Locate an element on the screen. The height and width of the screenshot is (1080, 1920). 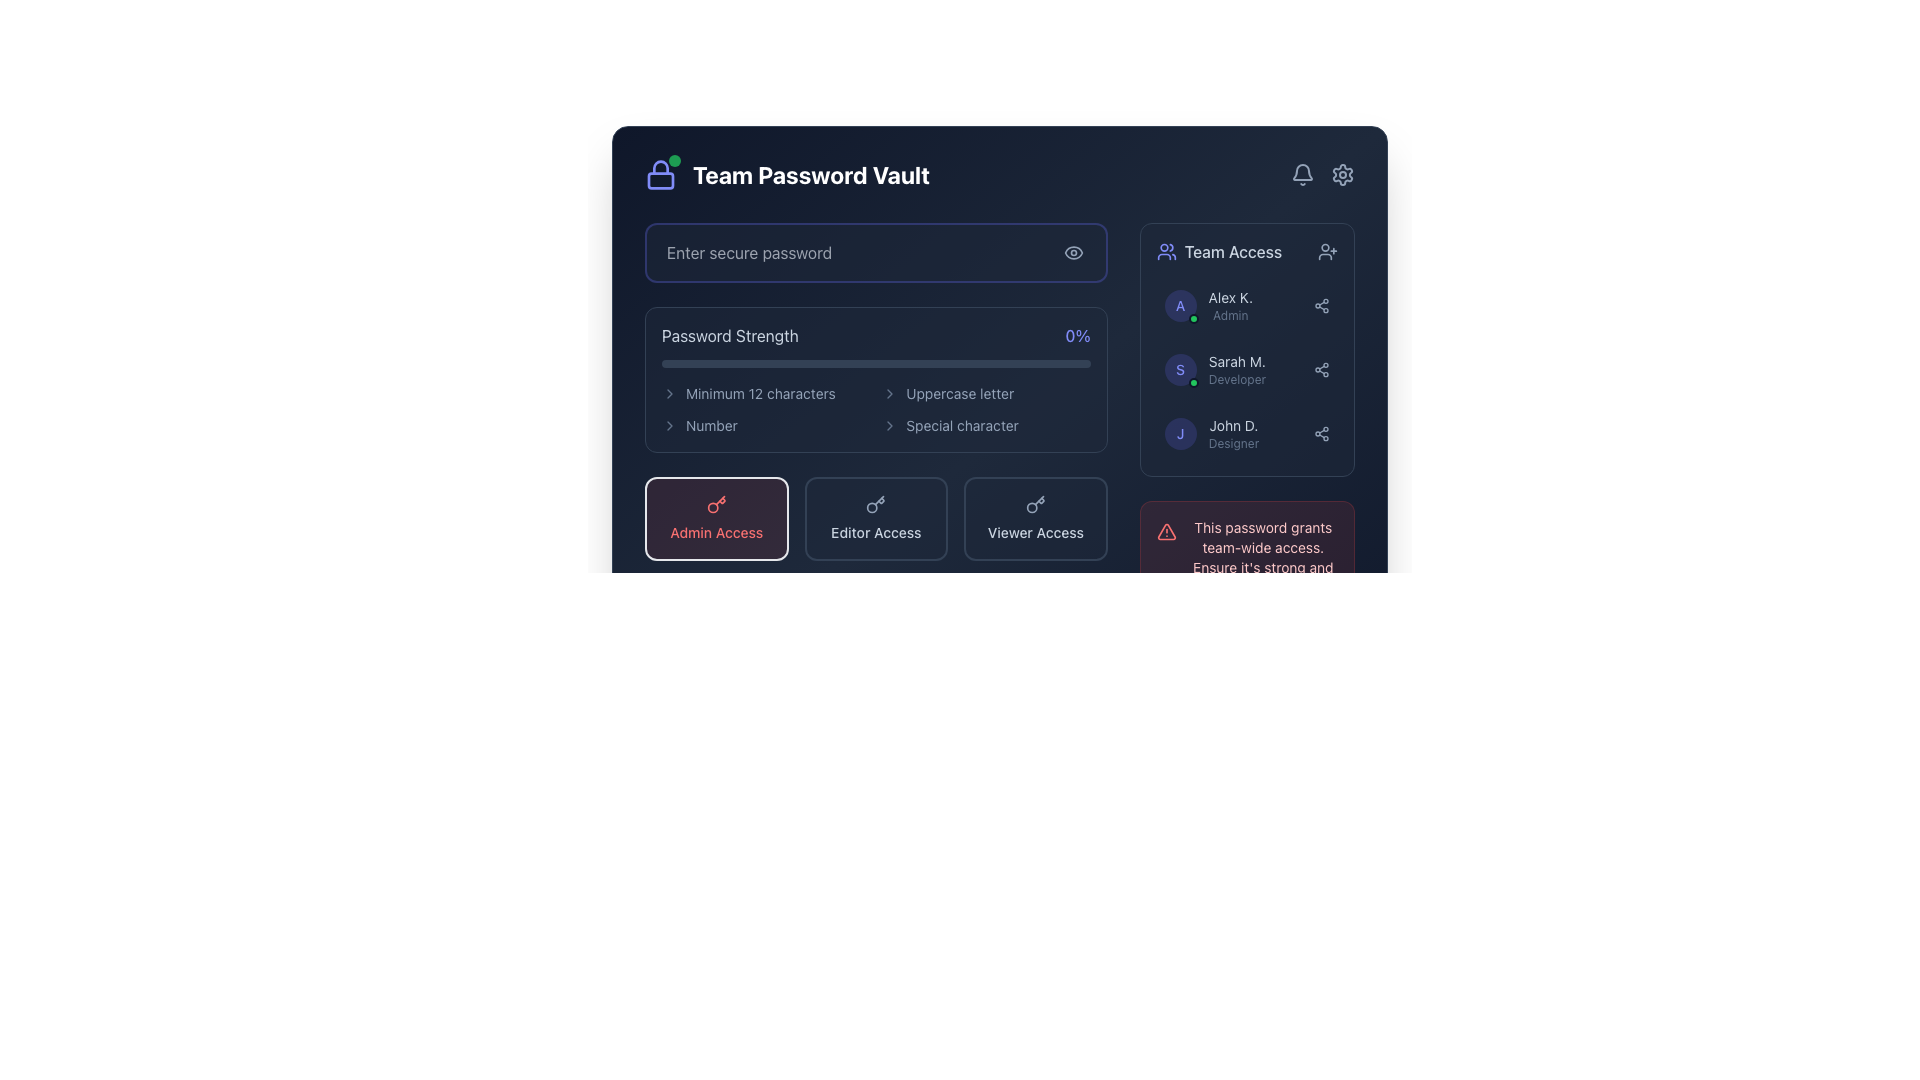
the Profile summary display, which shows the user's identification within the 'Team Access' panel on the right-hand side of the interface, as the first item is located at coordinates (1207, 305).